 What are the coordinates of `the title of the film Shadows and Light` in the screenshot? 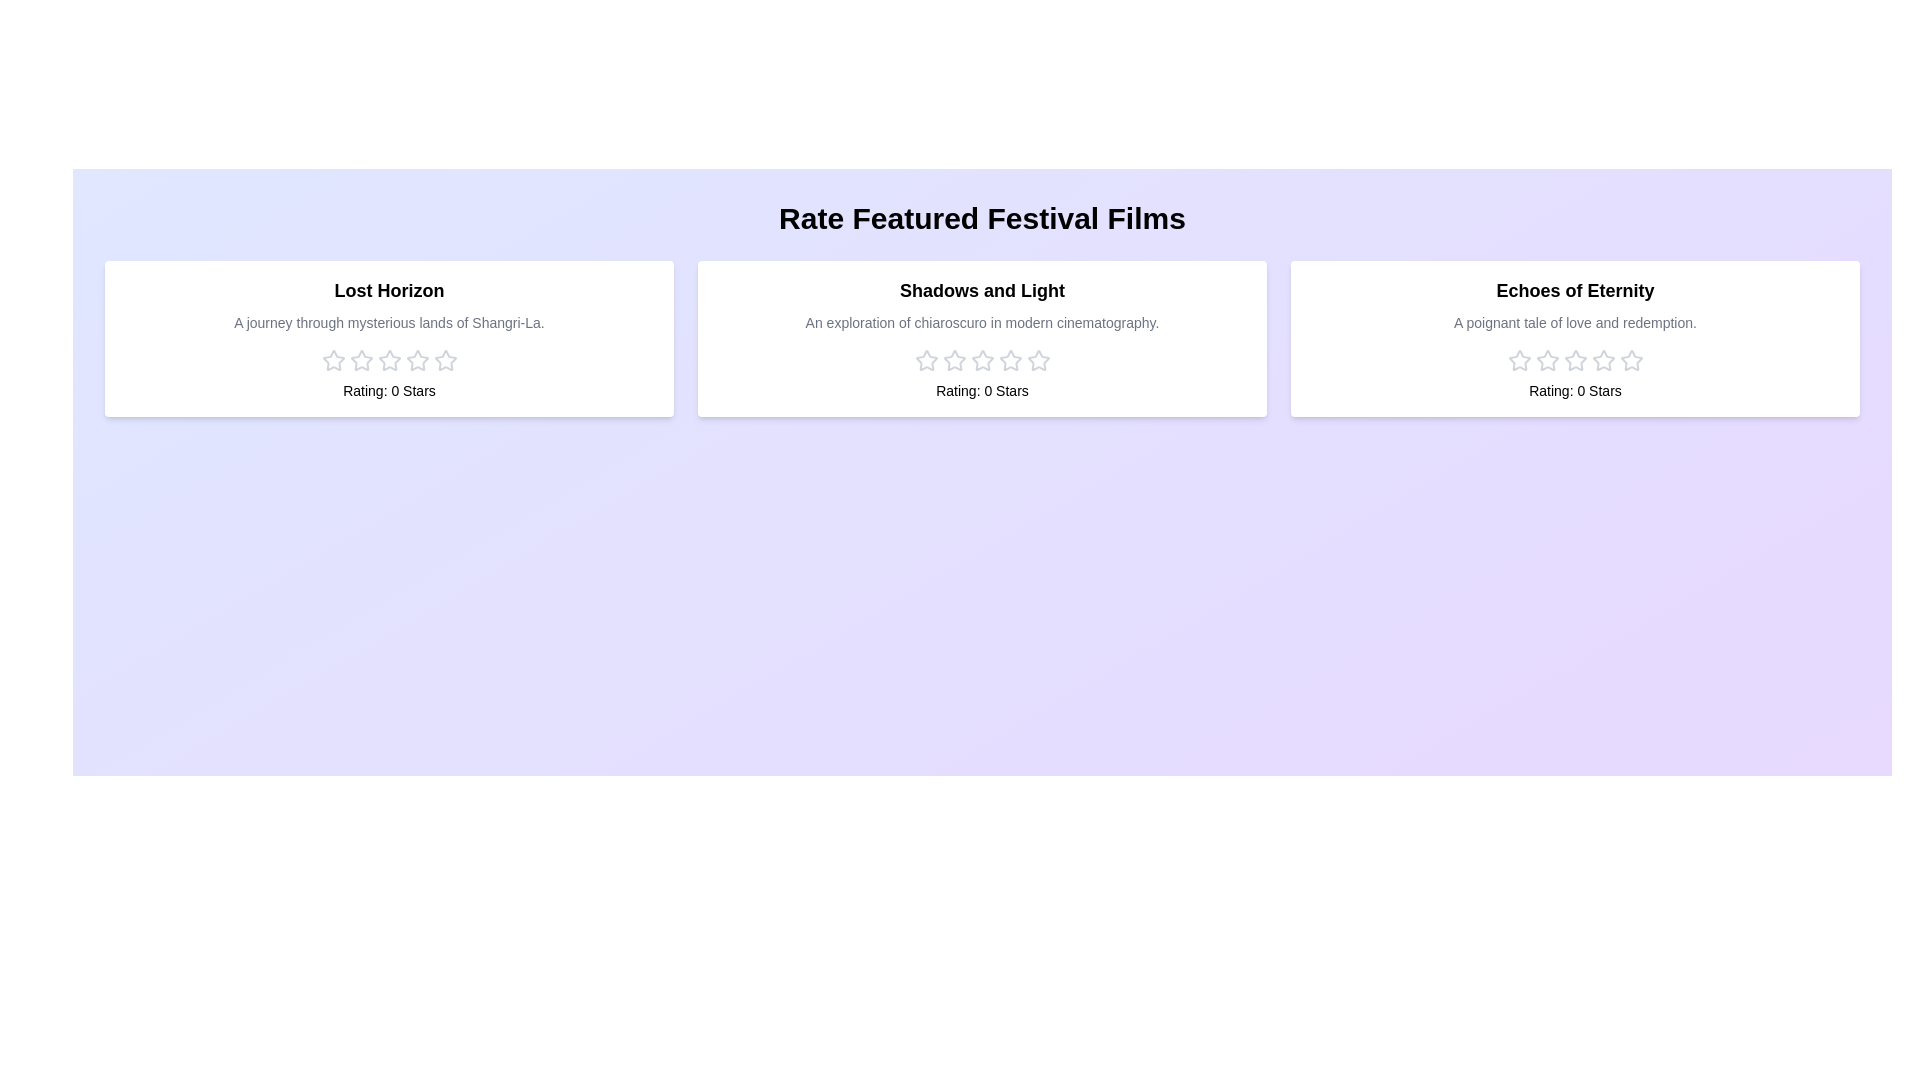 It's located at (982, 290).